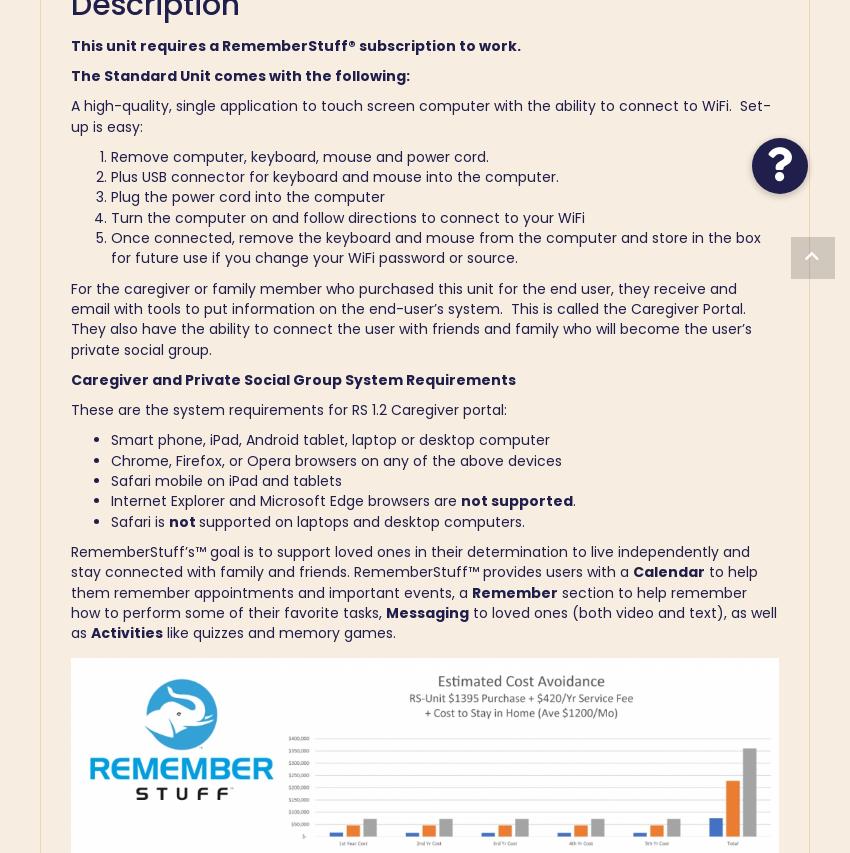  What do you see at coordinates (226, 480) in the screenshot?
I see `'Safari mobile on iPad and tablets'` at bounding box center [226, 480].